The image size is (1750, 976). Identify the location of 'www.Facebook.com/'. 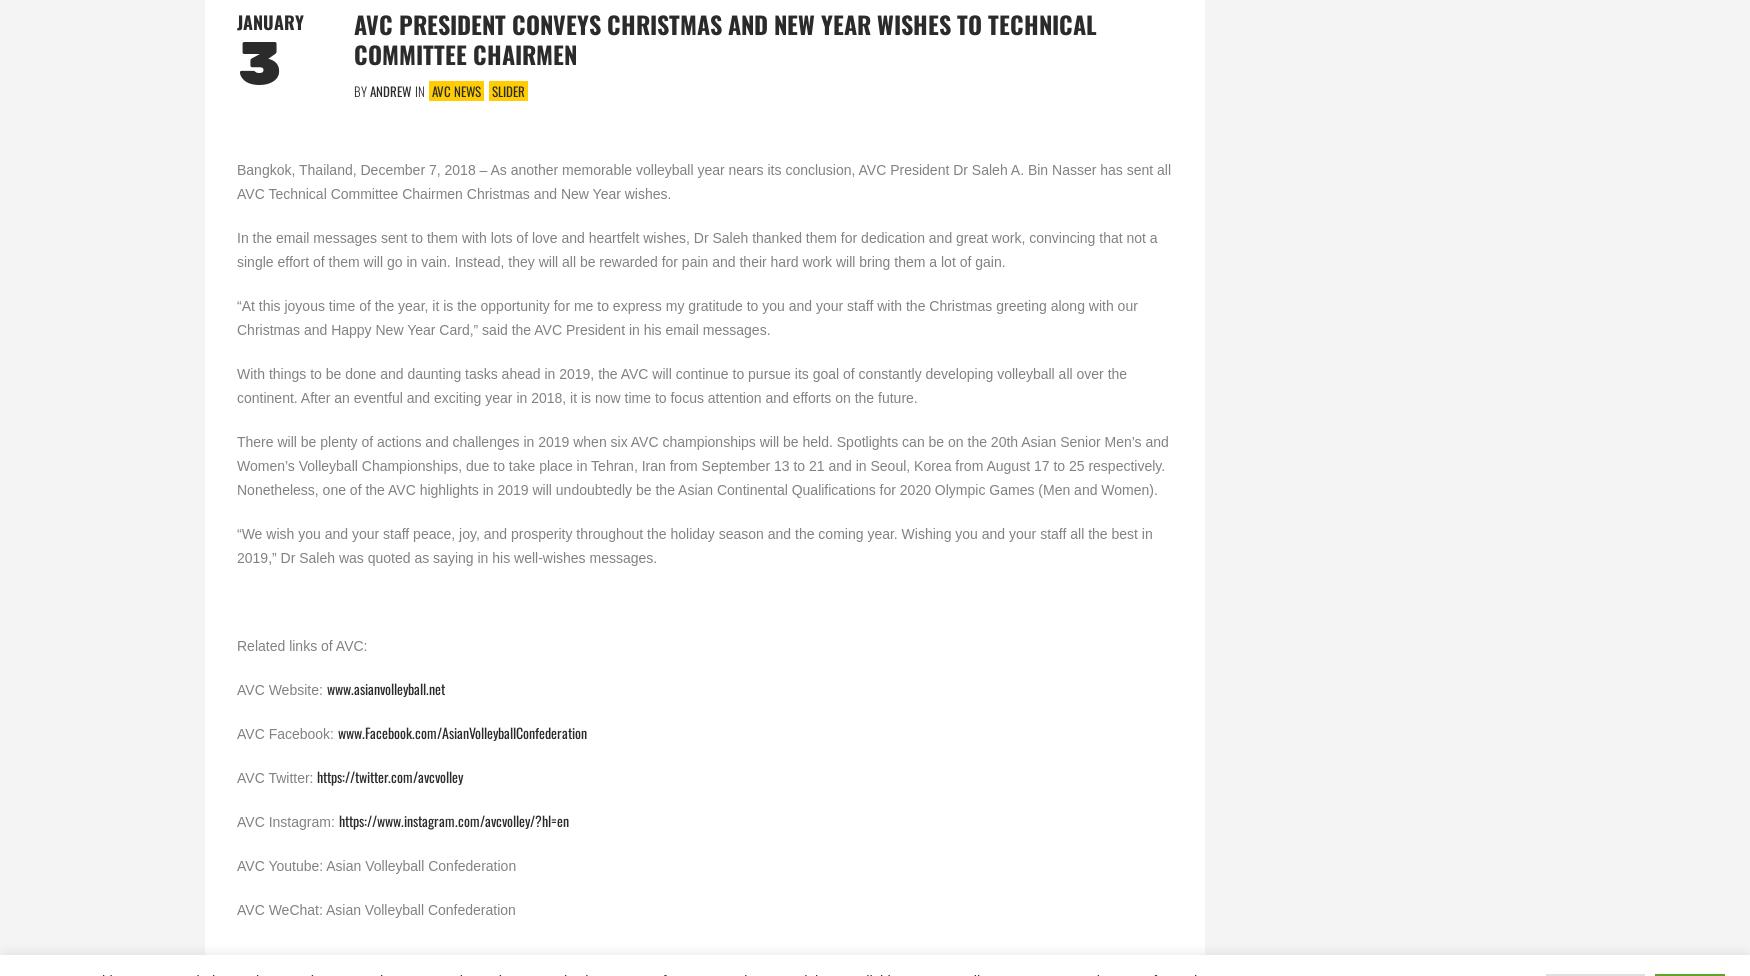
(388, 730).